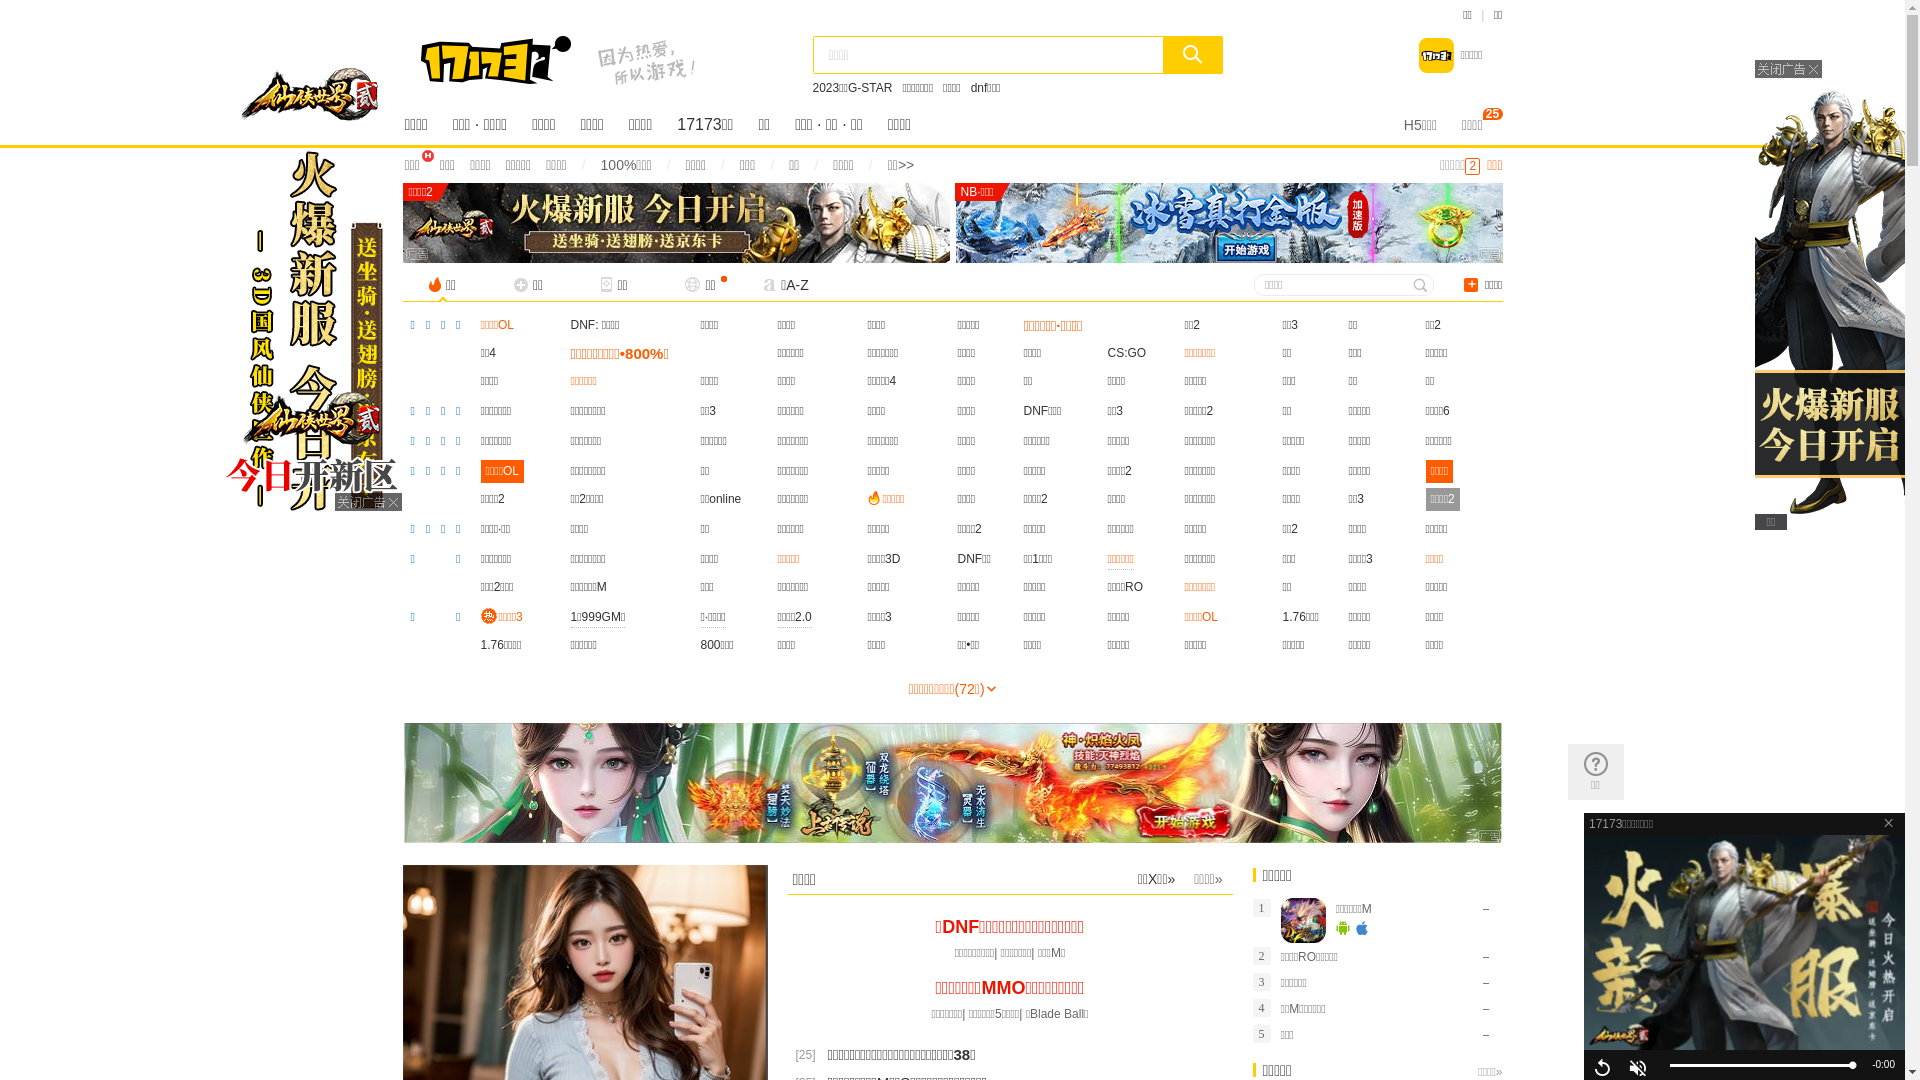 This screenshot has width=1920, height=1080. What do you see at coordinates (1127, 352) in the screenshot?
I see `'CS:GO'` at bounding box center [1127, 352].